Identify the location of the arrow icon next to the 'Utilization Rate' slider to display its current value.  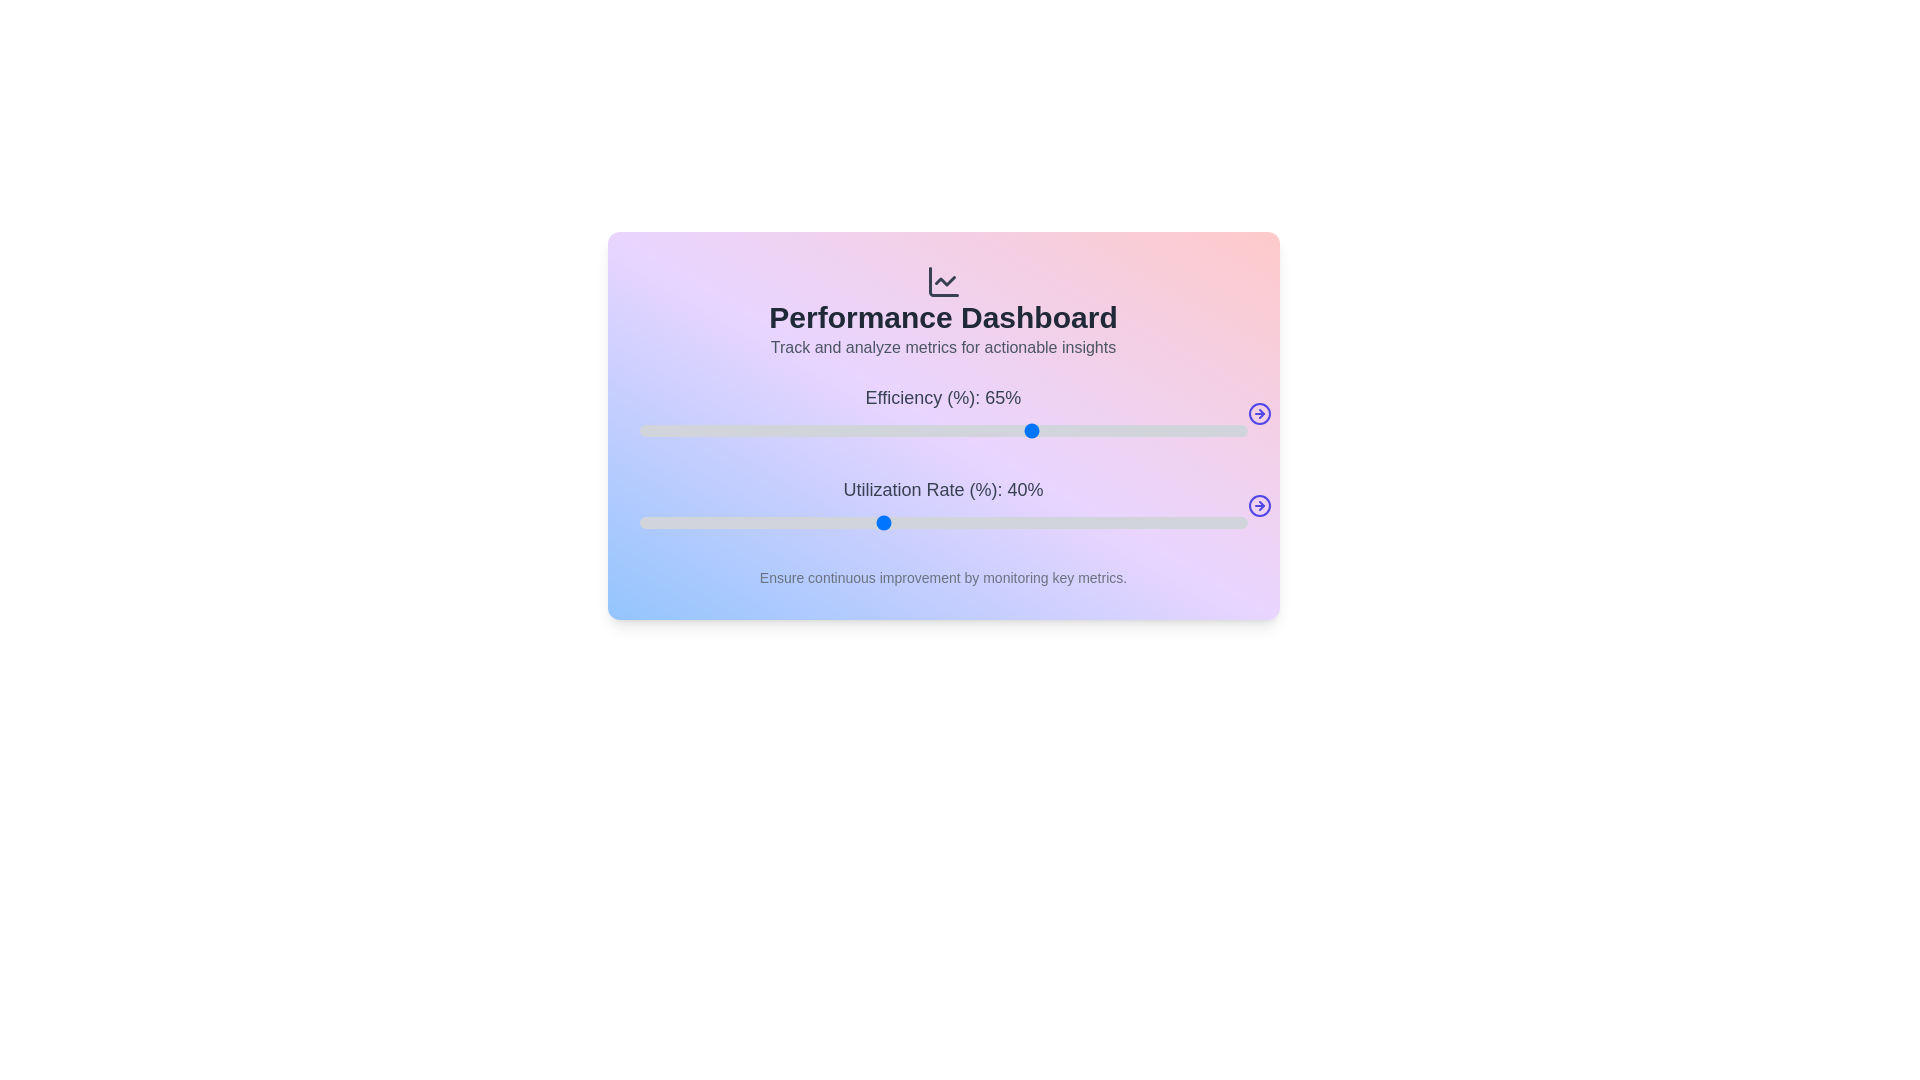
(1258, 504).